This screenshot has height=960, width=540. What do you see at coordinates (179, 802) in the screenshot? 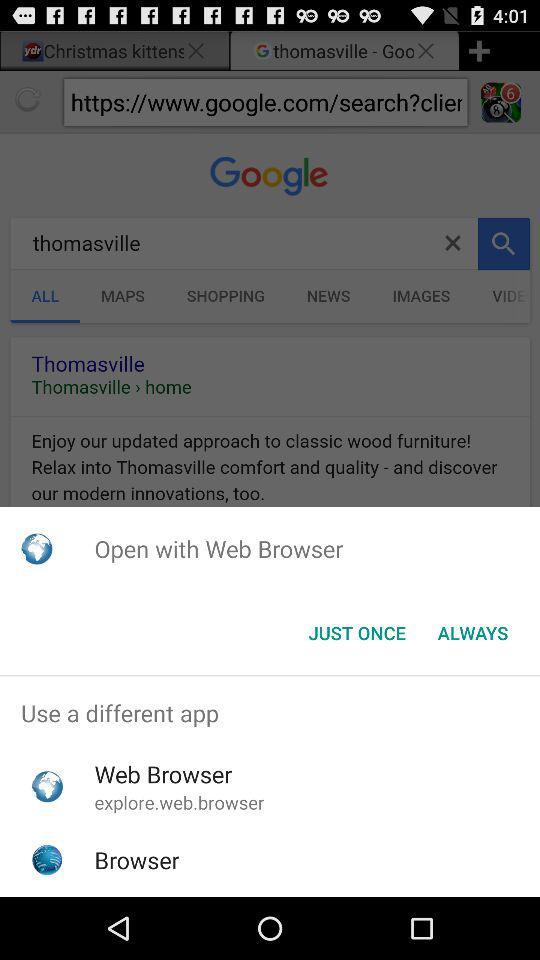
I see `the icon below web browser app` at bounding box center [179, 802].